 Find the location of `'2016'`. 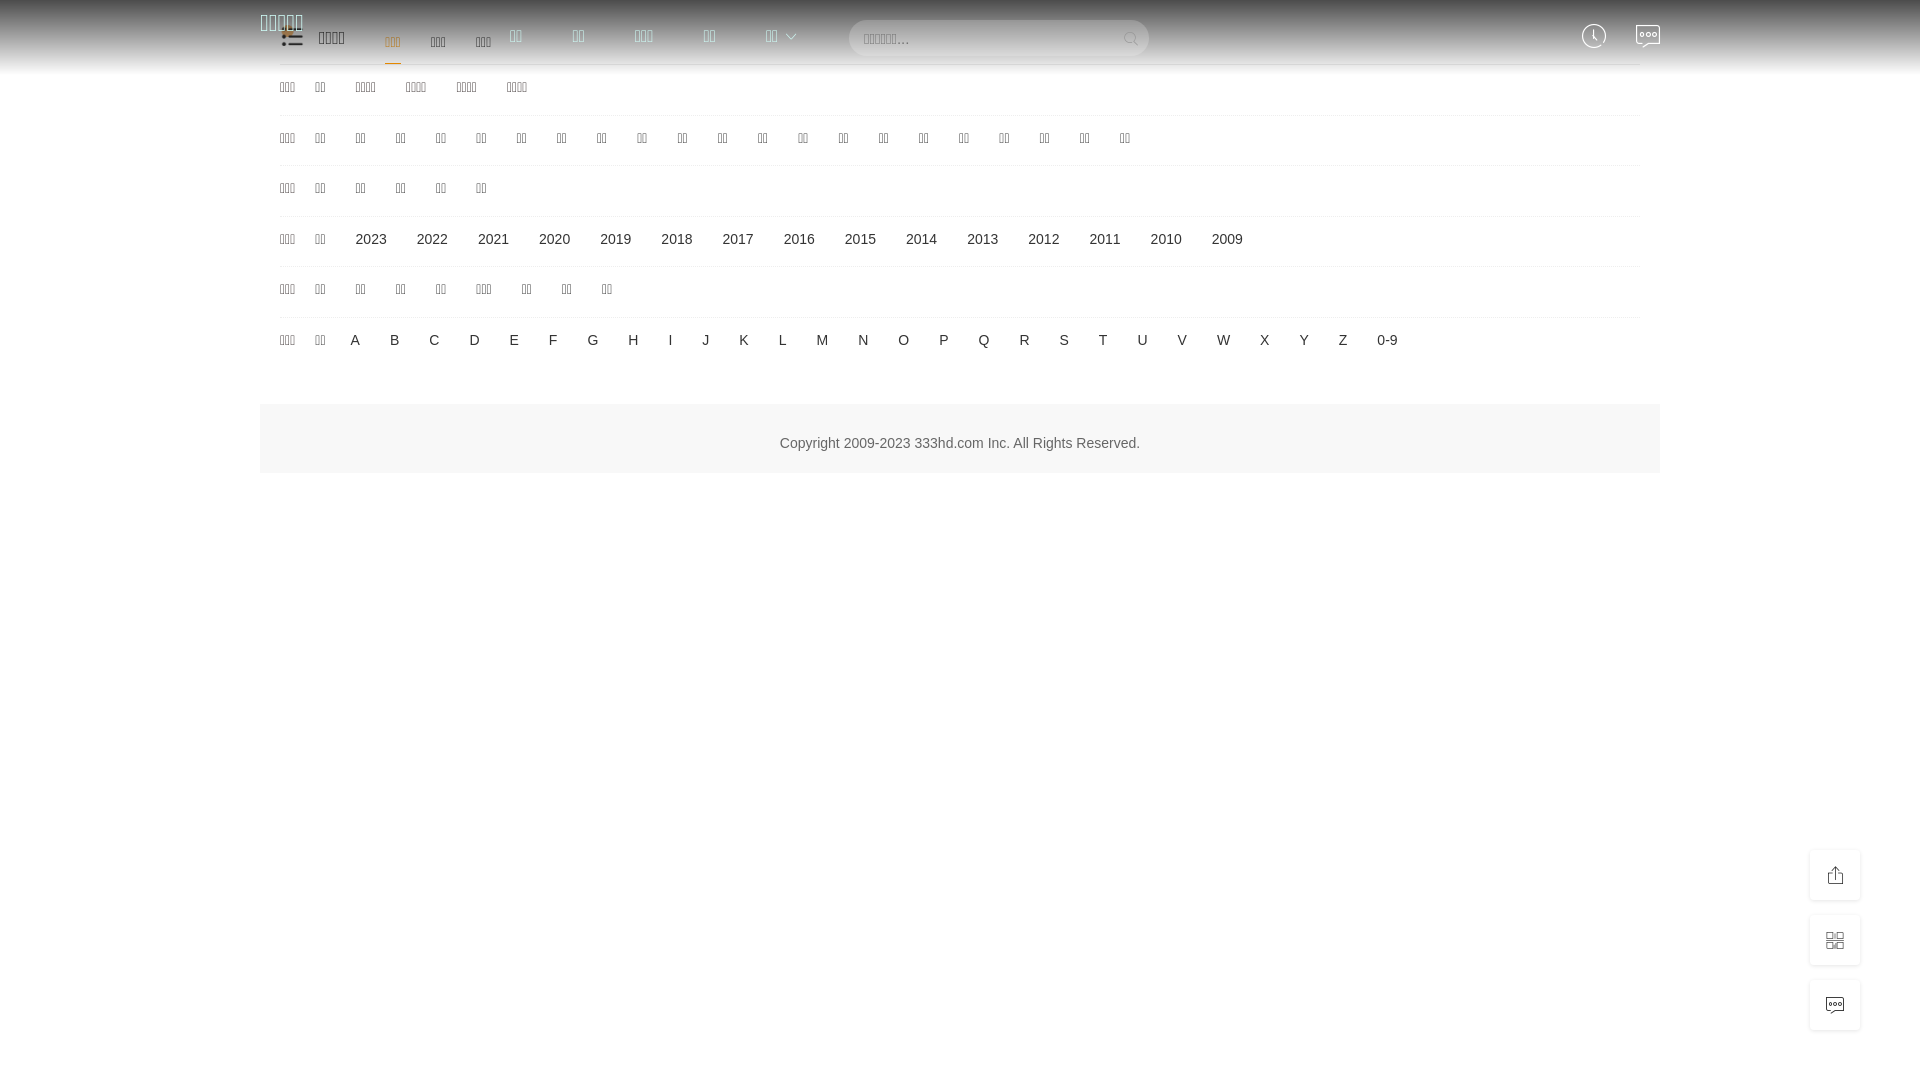

'2016' is located at coordinates (798, 238).